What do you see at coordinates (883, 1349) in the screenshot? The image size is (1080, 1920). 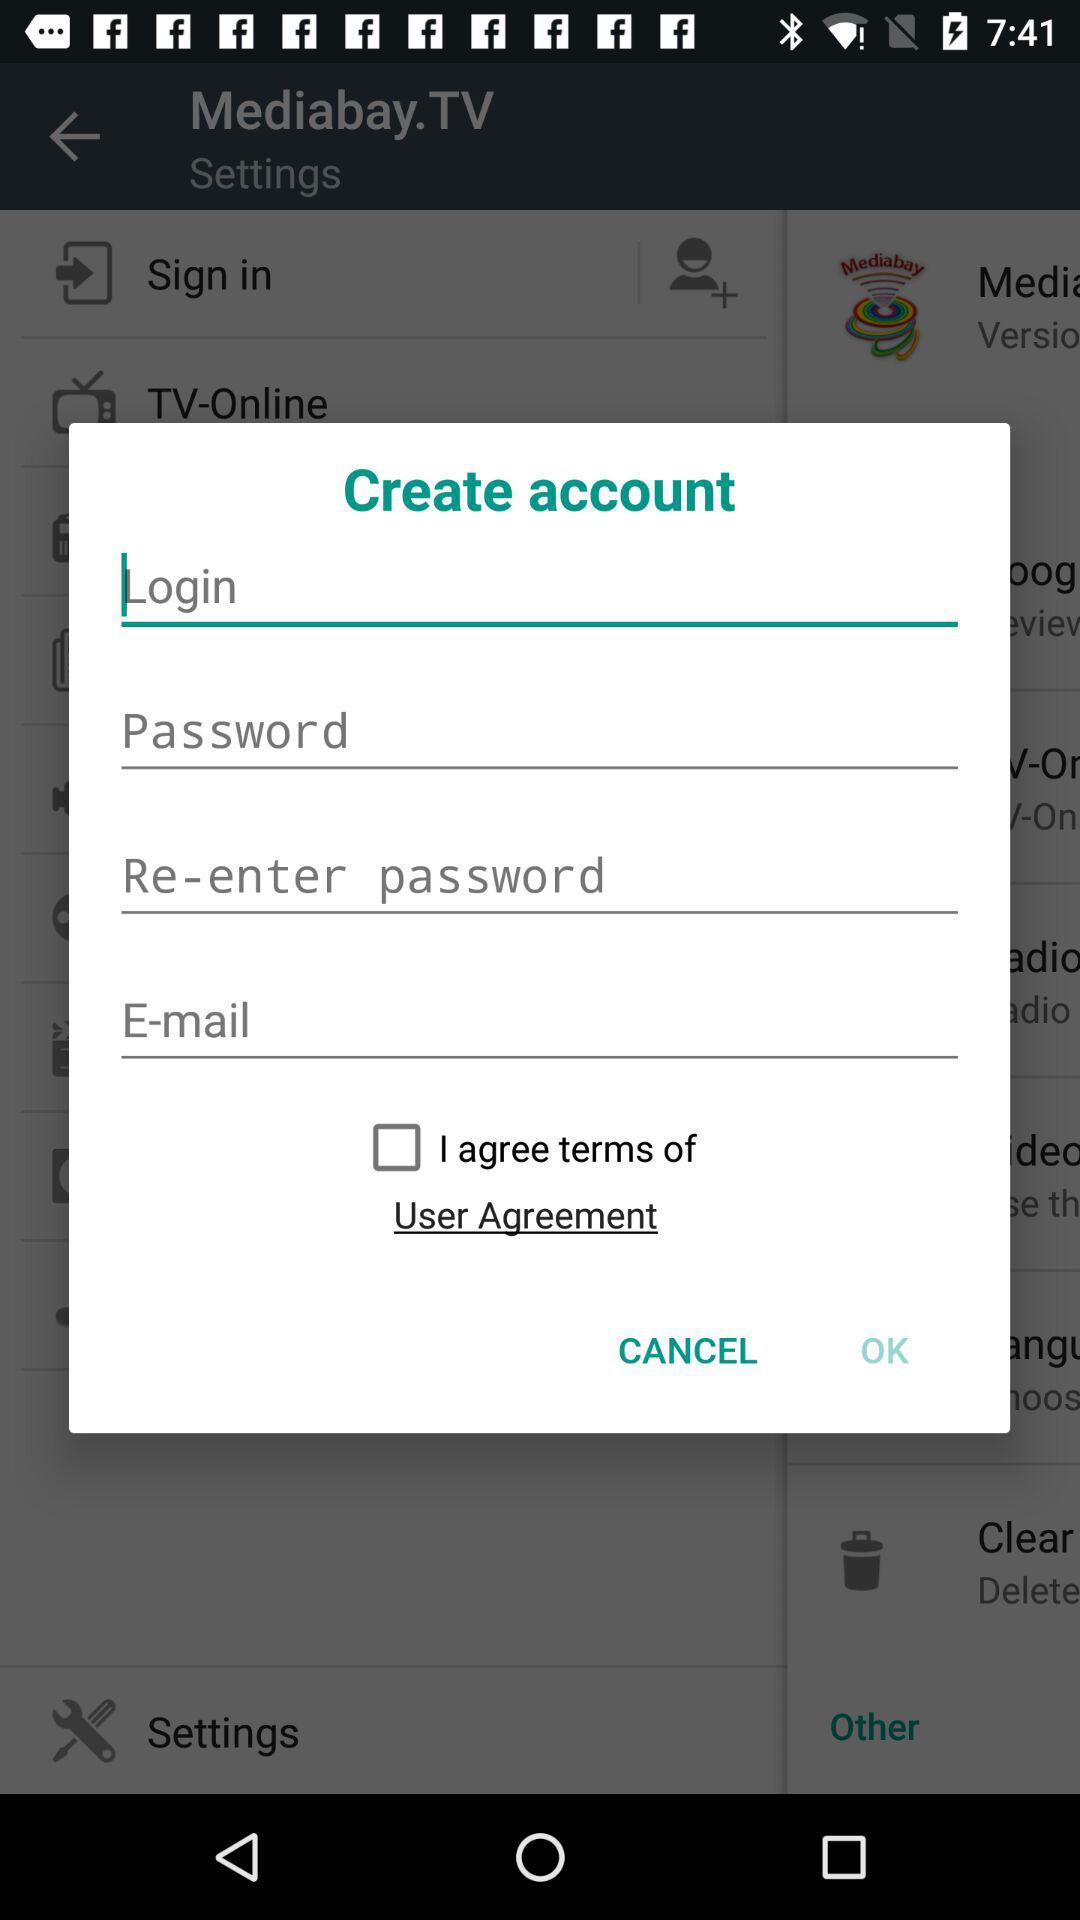 I see `the ok item` at bounding box center [883, 1349].